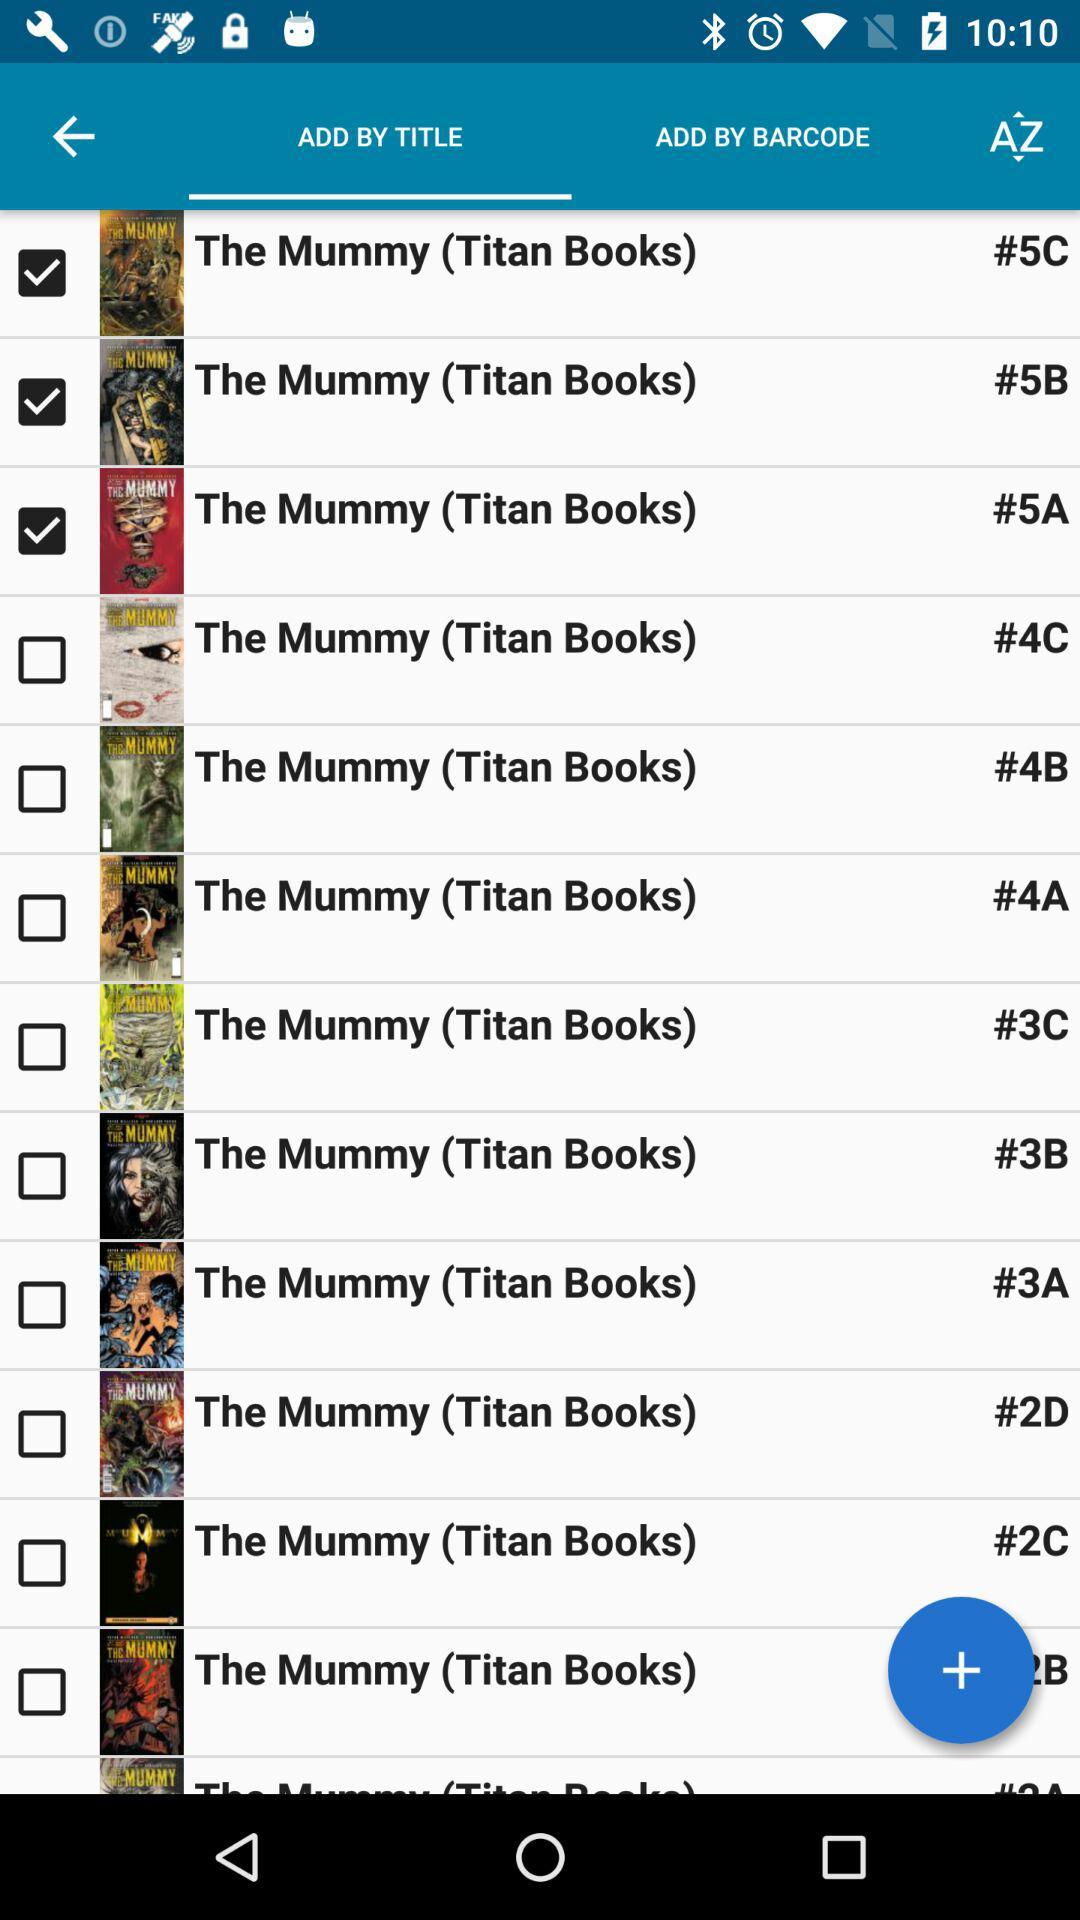 This screenshot has width=1080, height=1920. What do you see at coordinates (48, 1562) in the screenshot?
I see `select this title` at bounding box center [48, 1562].